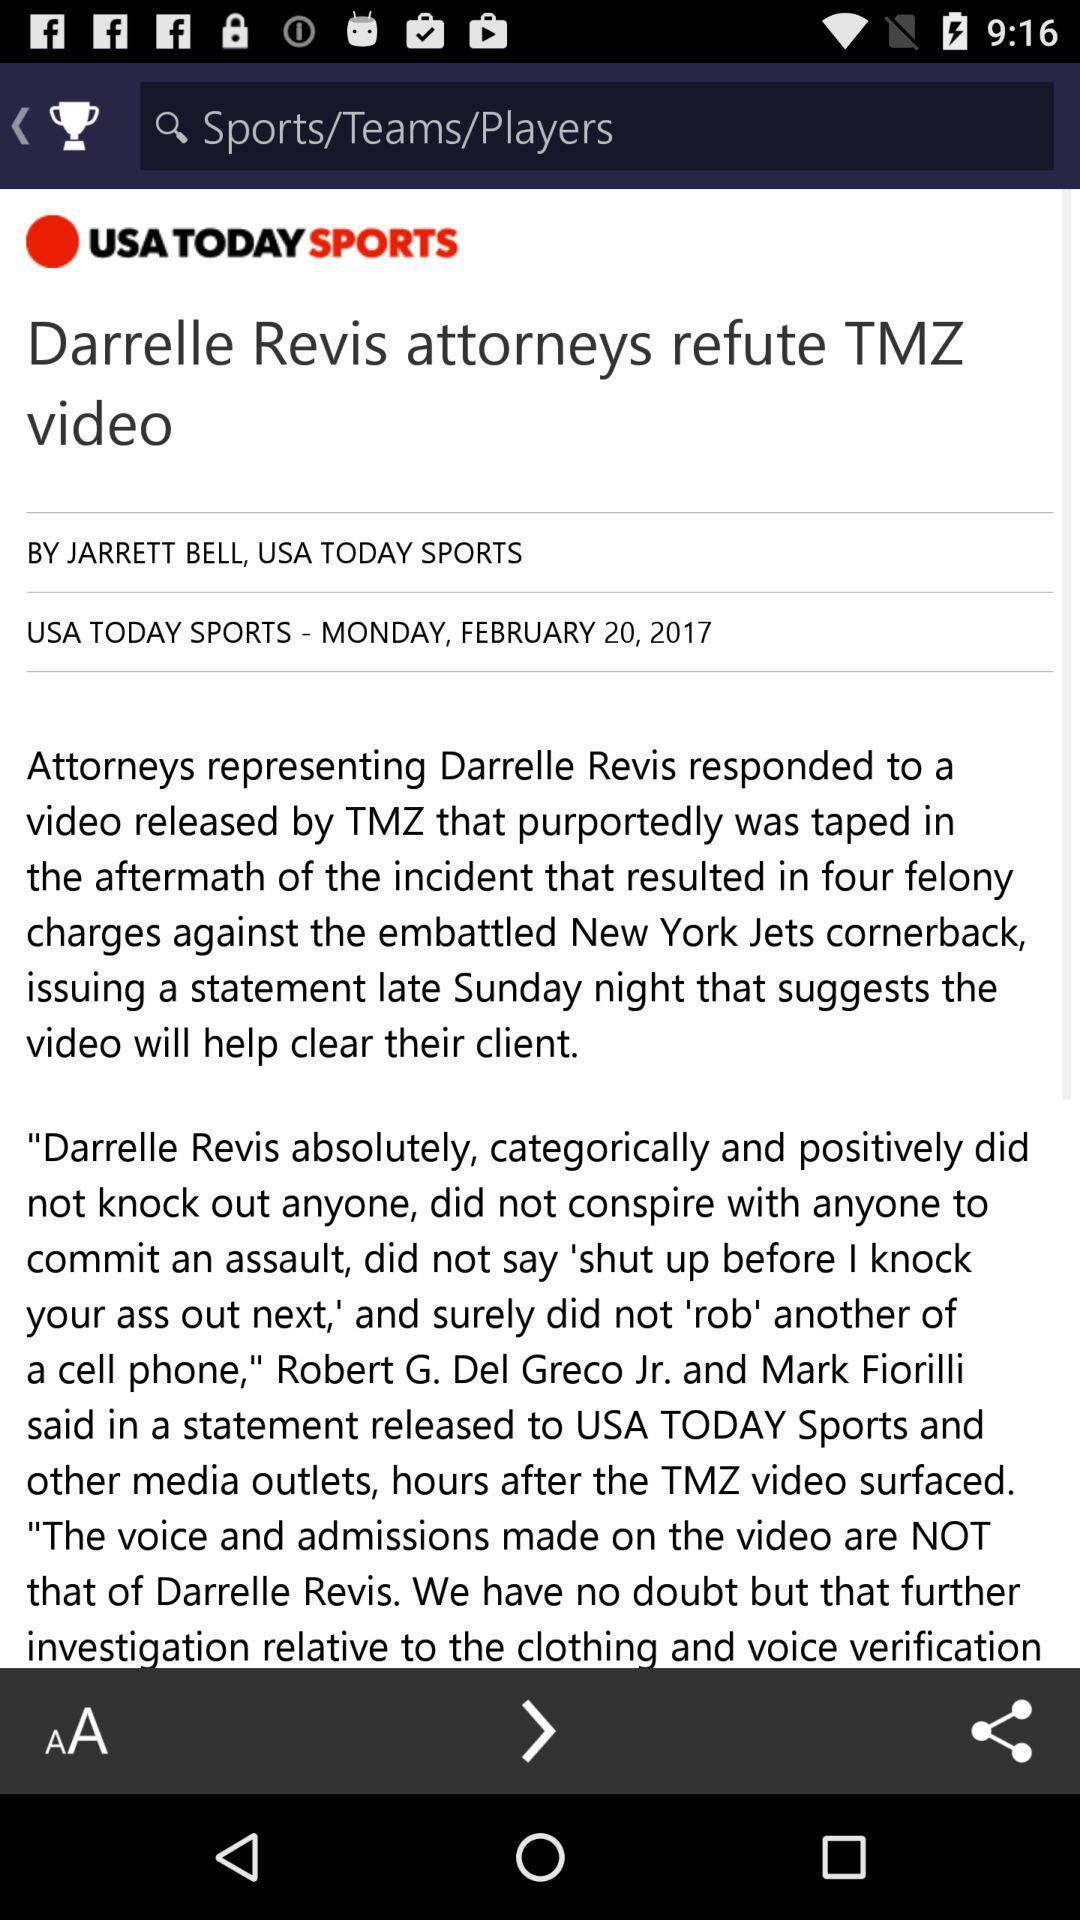 This screenshot has height=1920, width=1080. I want to click on icon below attorneys representing darrelle item, so click(75, 1730).